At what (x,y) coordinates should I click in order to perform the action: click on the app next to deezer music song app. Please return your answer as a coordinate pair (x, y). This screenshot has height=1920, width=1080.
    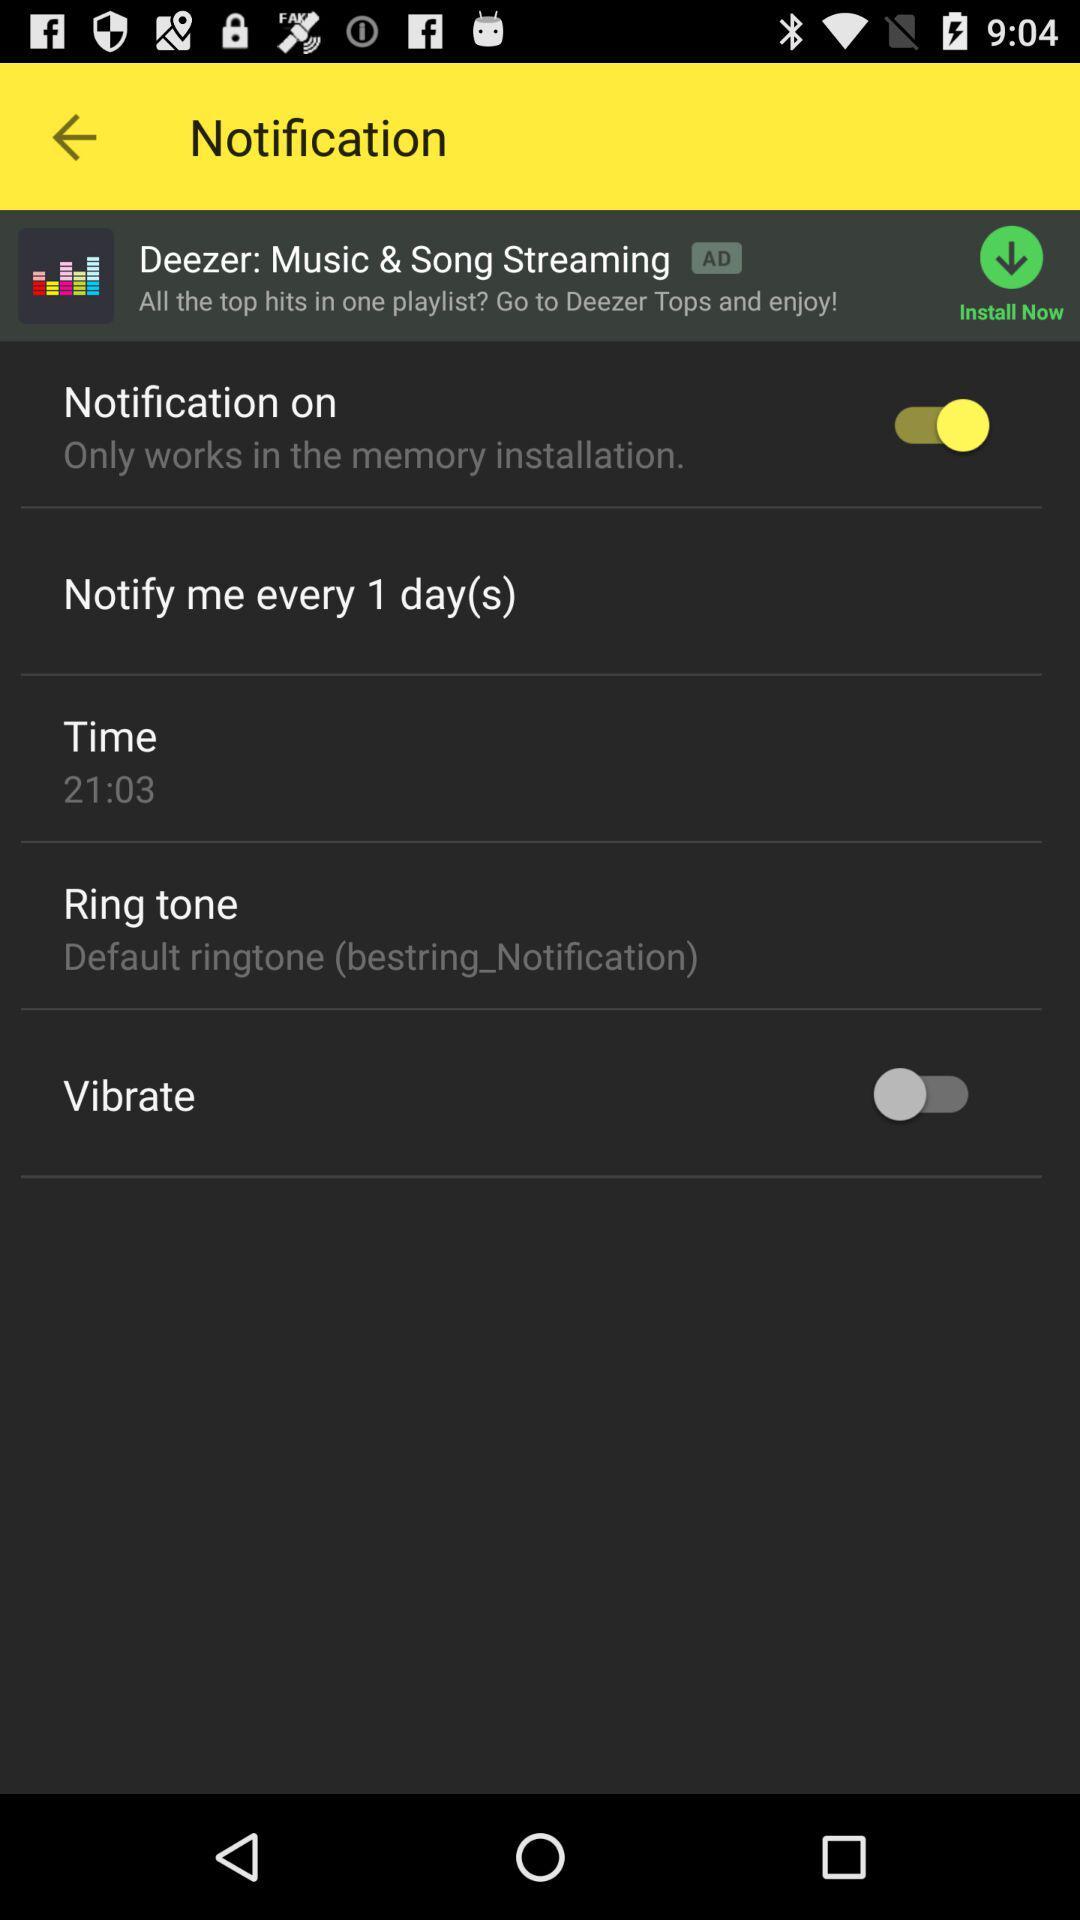
    Looking at the image, I should click on (64, 274).